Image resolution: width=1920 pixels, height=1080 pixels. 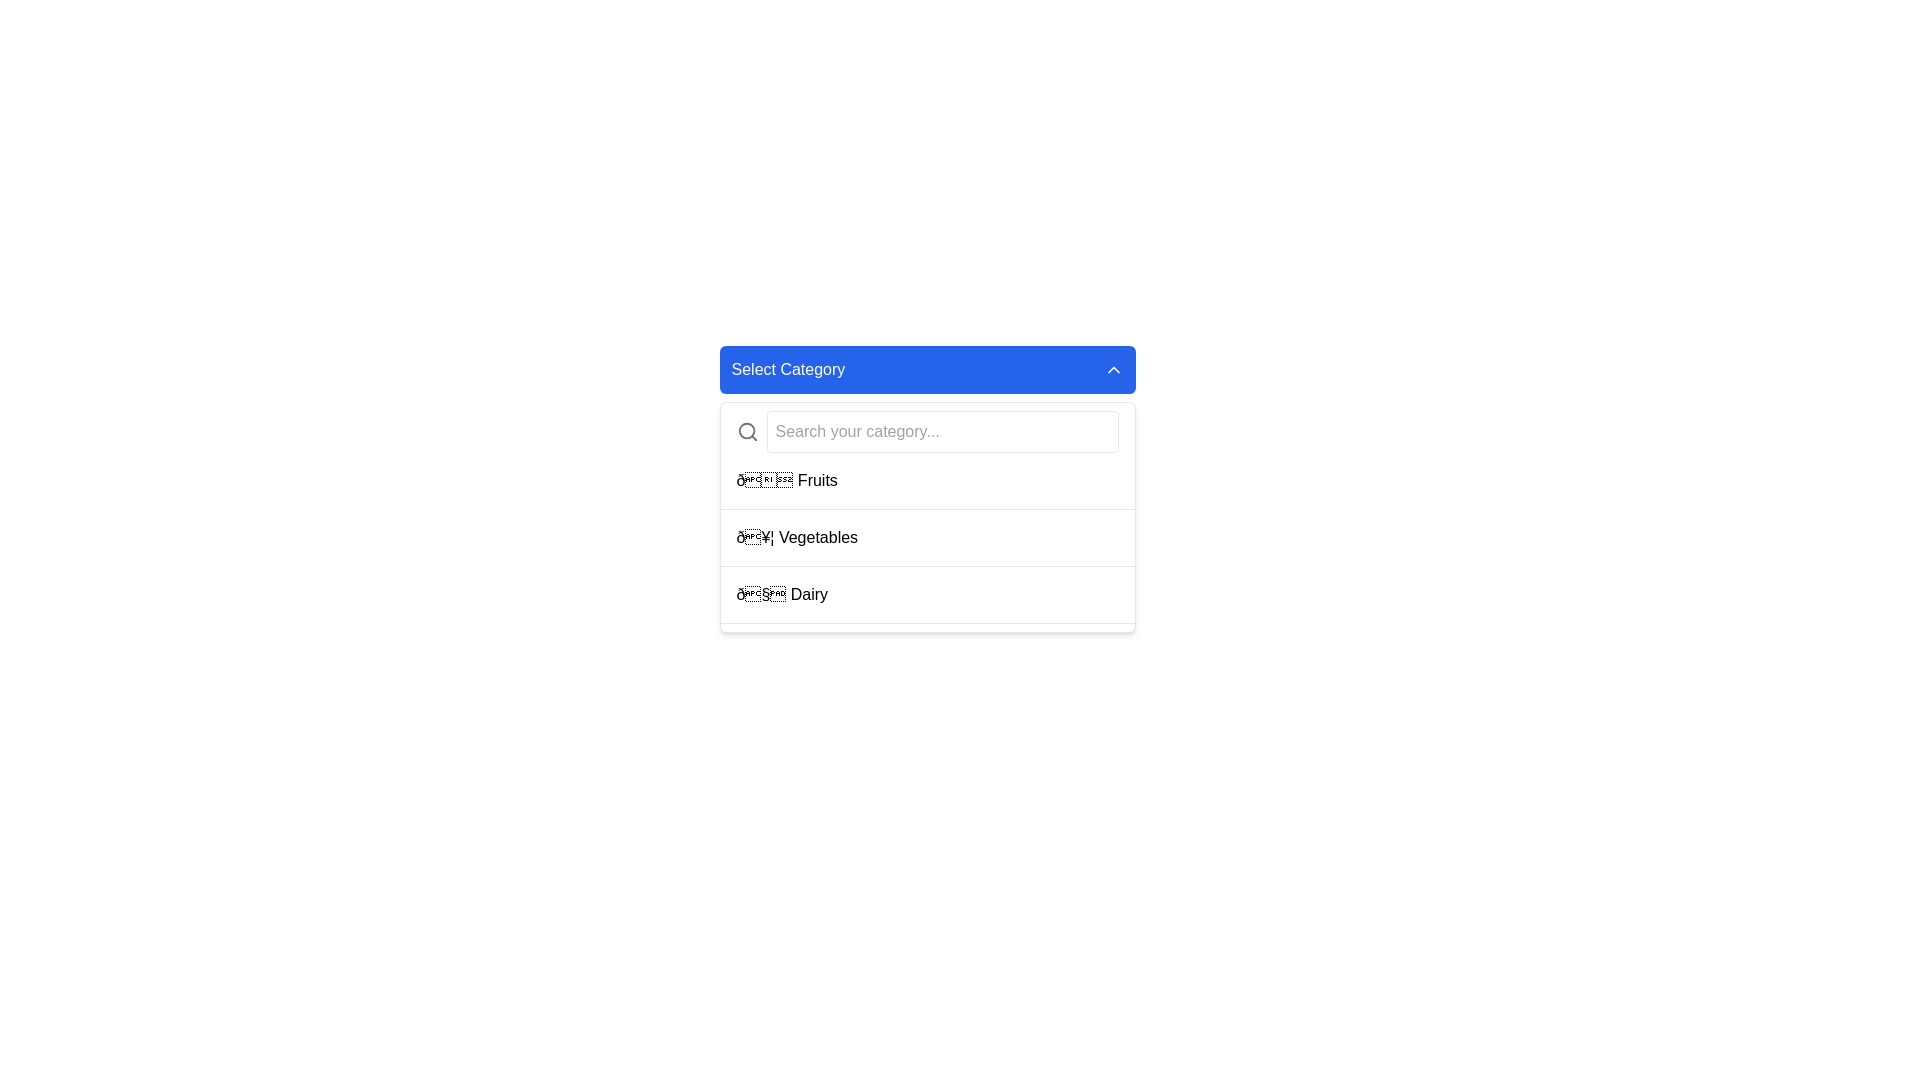 What do you see at coordinates (1112, 370) in the screenshot?
I see `the chevron-up icon located at the top-right corner of the 'Select Category' bar, which is represented by an upward-pointing triangle with a blue background` at bounding box center [1112, 370].